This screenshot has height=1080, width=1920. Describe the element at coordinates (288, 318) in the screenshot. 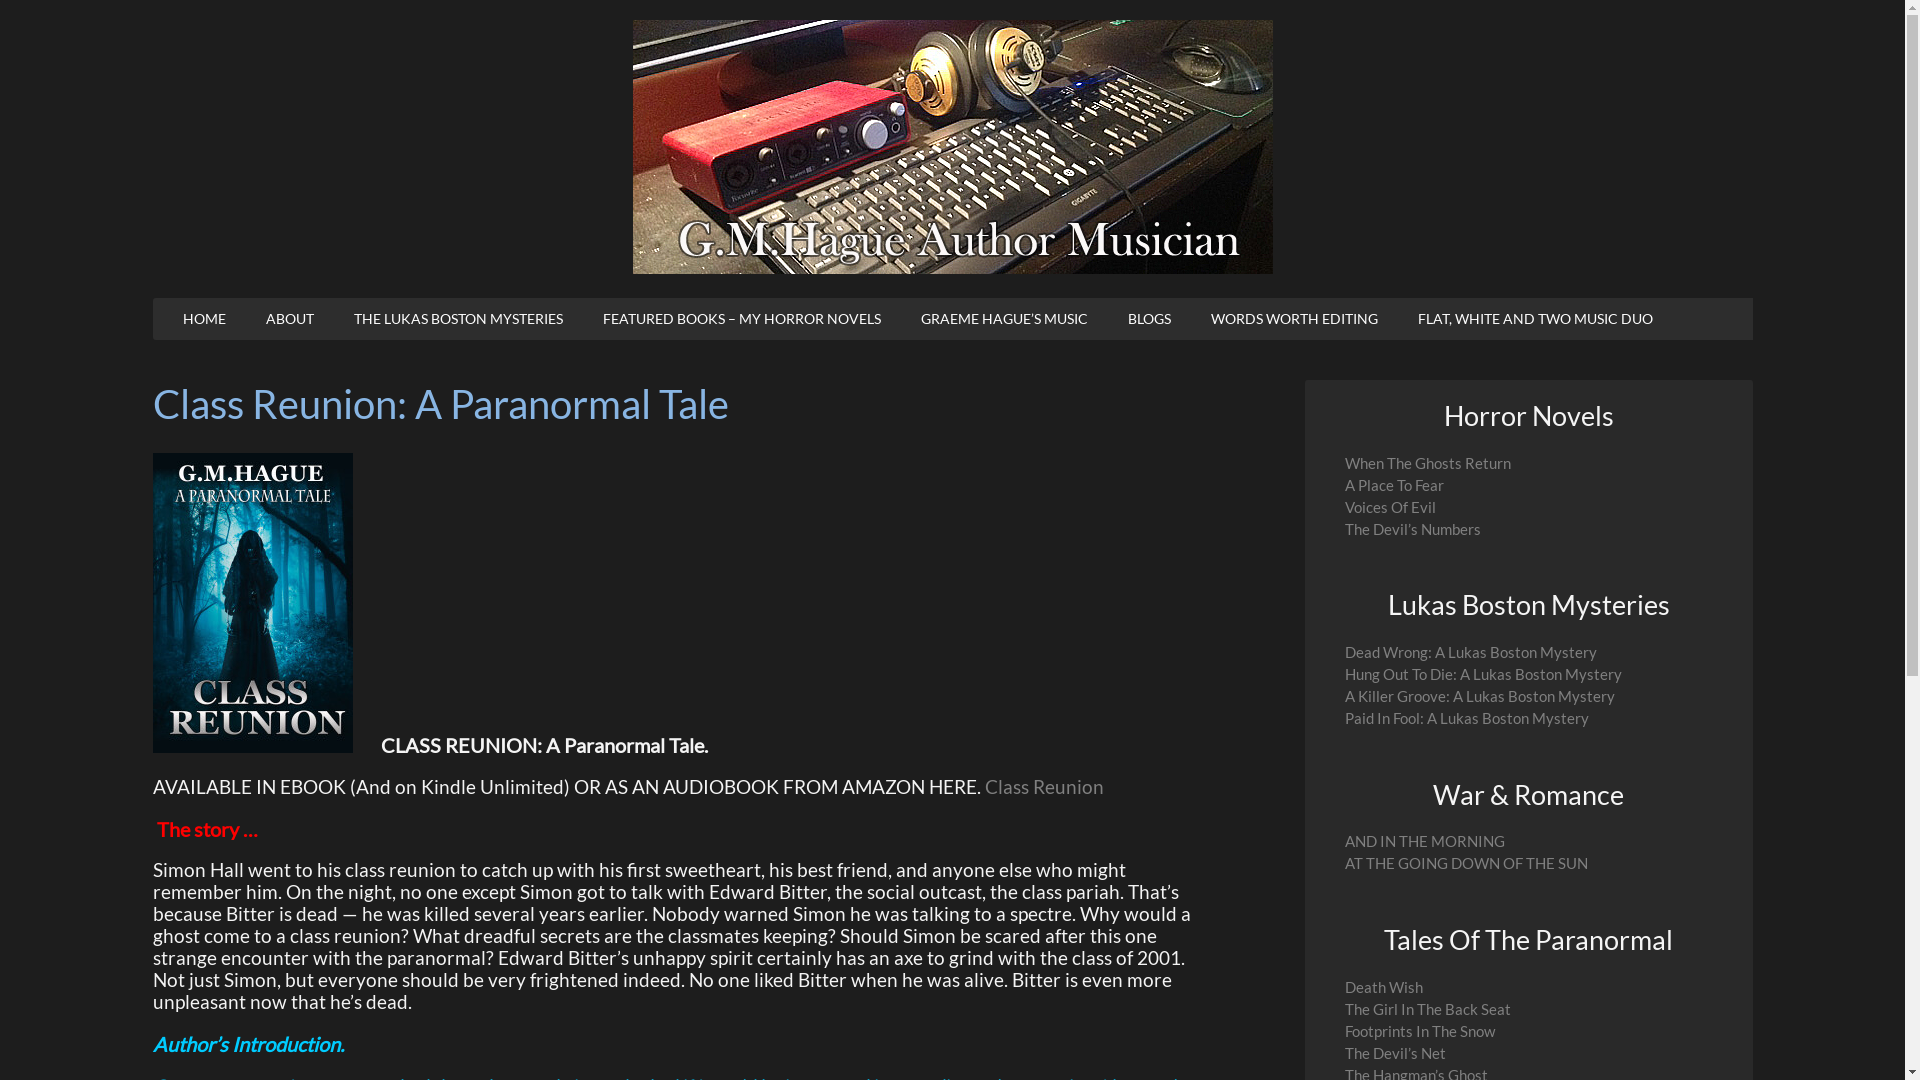

I see `'ABOUT'` at that location.